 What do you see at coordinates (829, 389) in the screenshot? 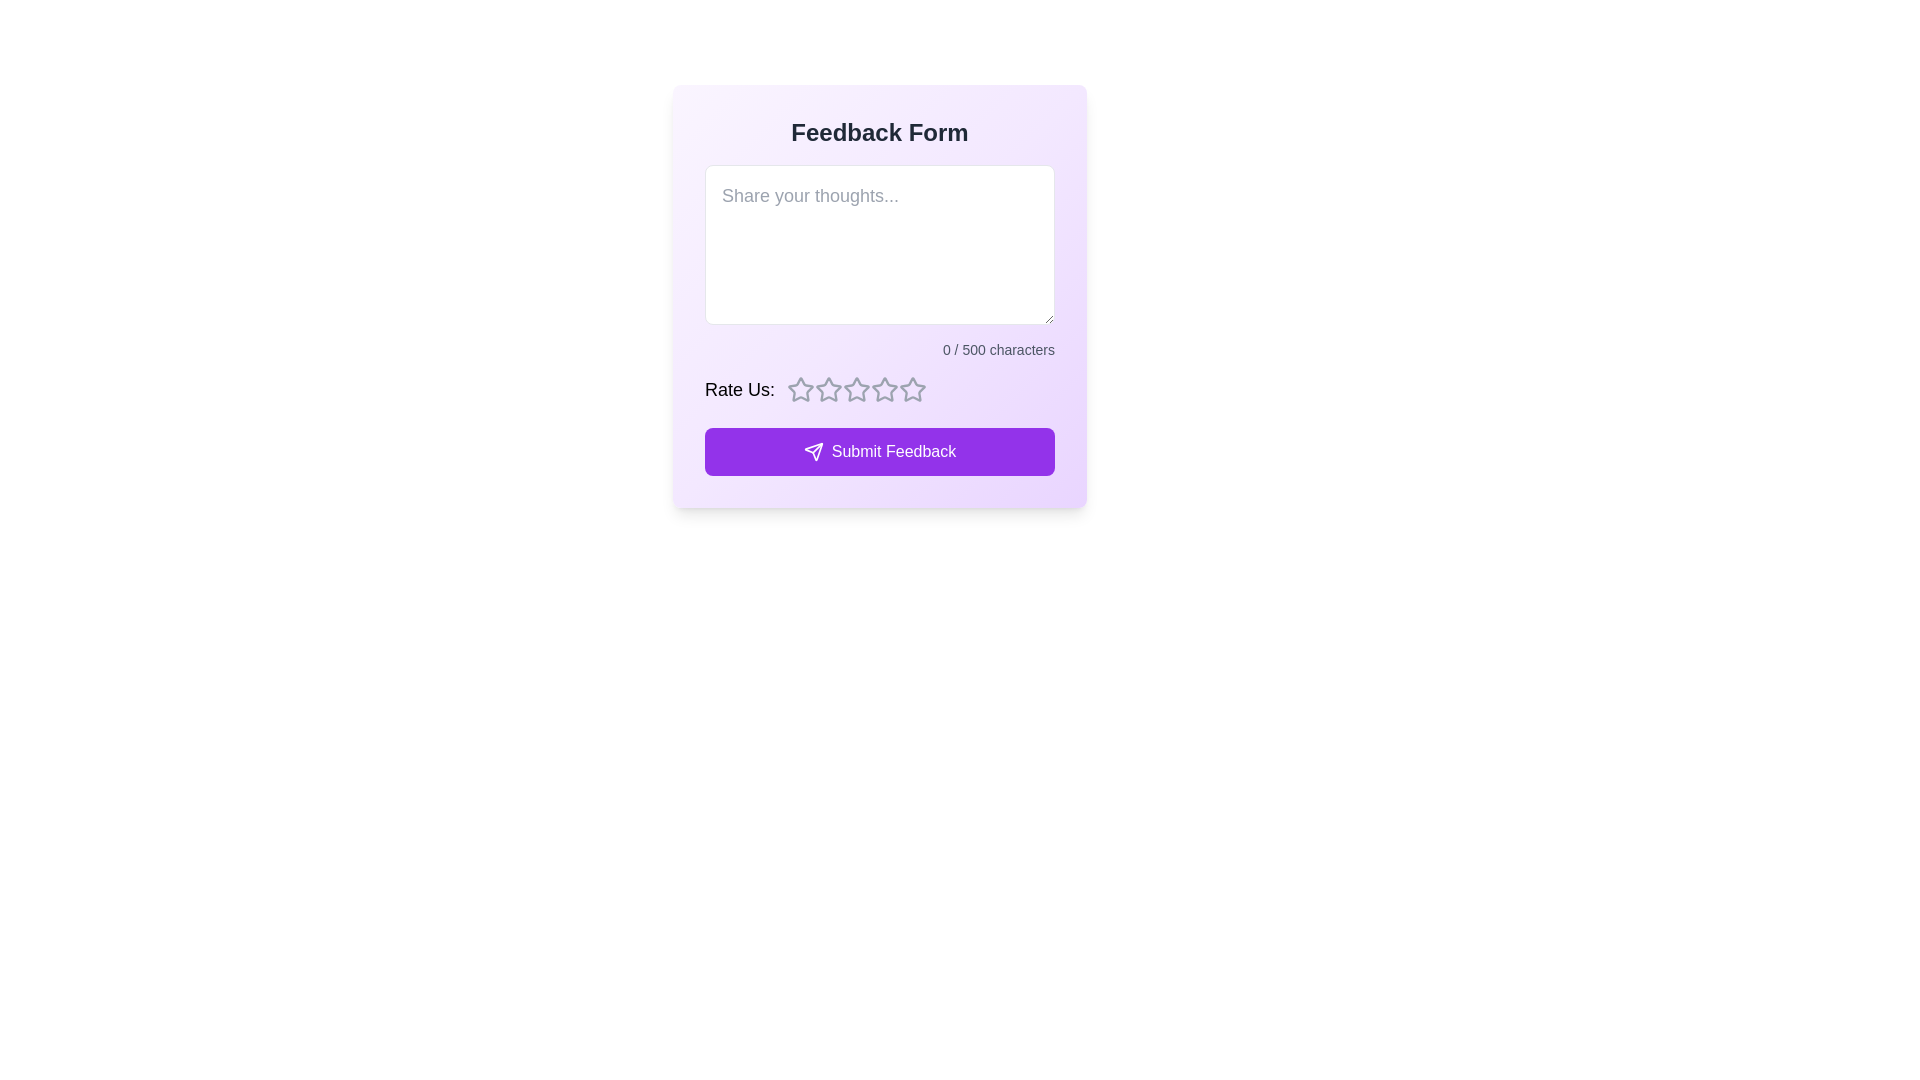
I see `the third star icon in the rating functionality, which has a hollow center and gray outline, positioned below the feedback text box and above the submission button` at bounding box center [829, 389].